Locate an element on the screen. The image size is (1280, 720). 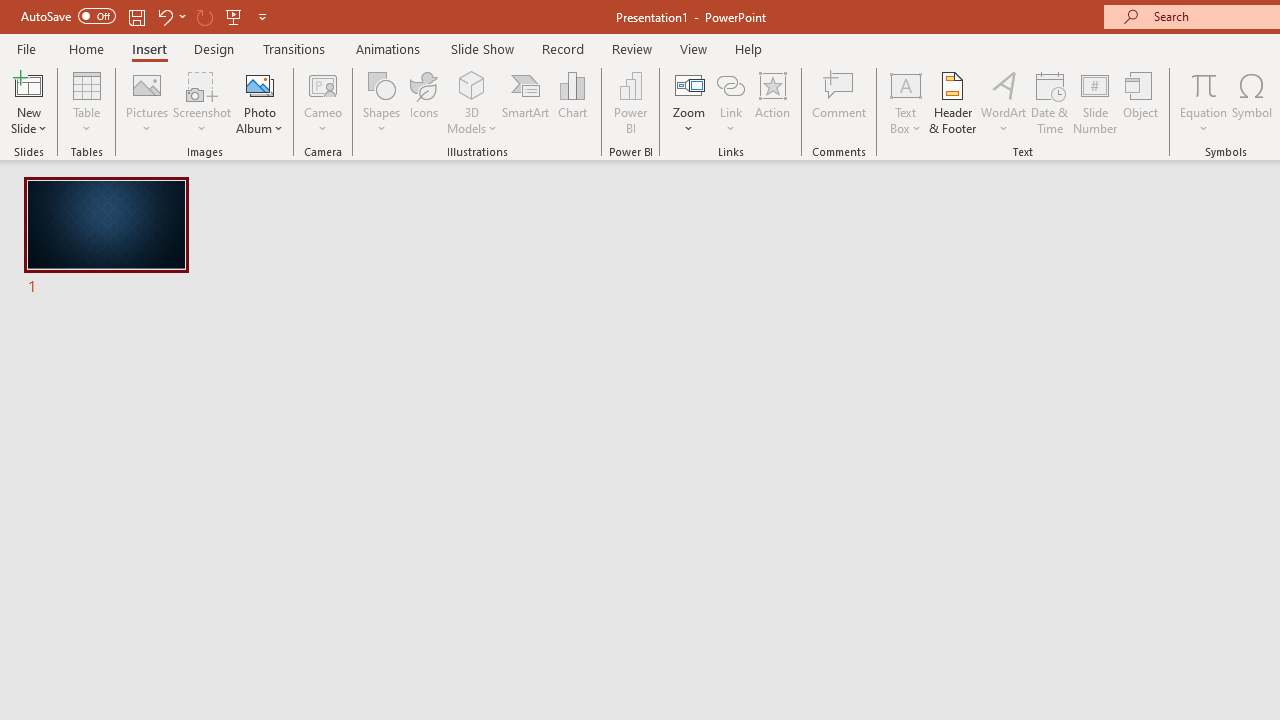
'Date & Time...' is located at coordinates (1049, 103).